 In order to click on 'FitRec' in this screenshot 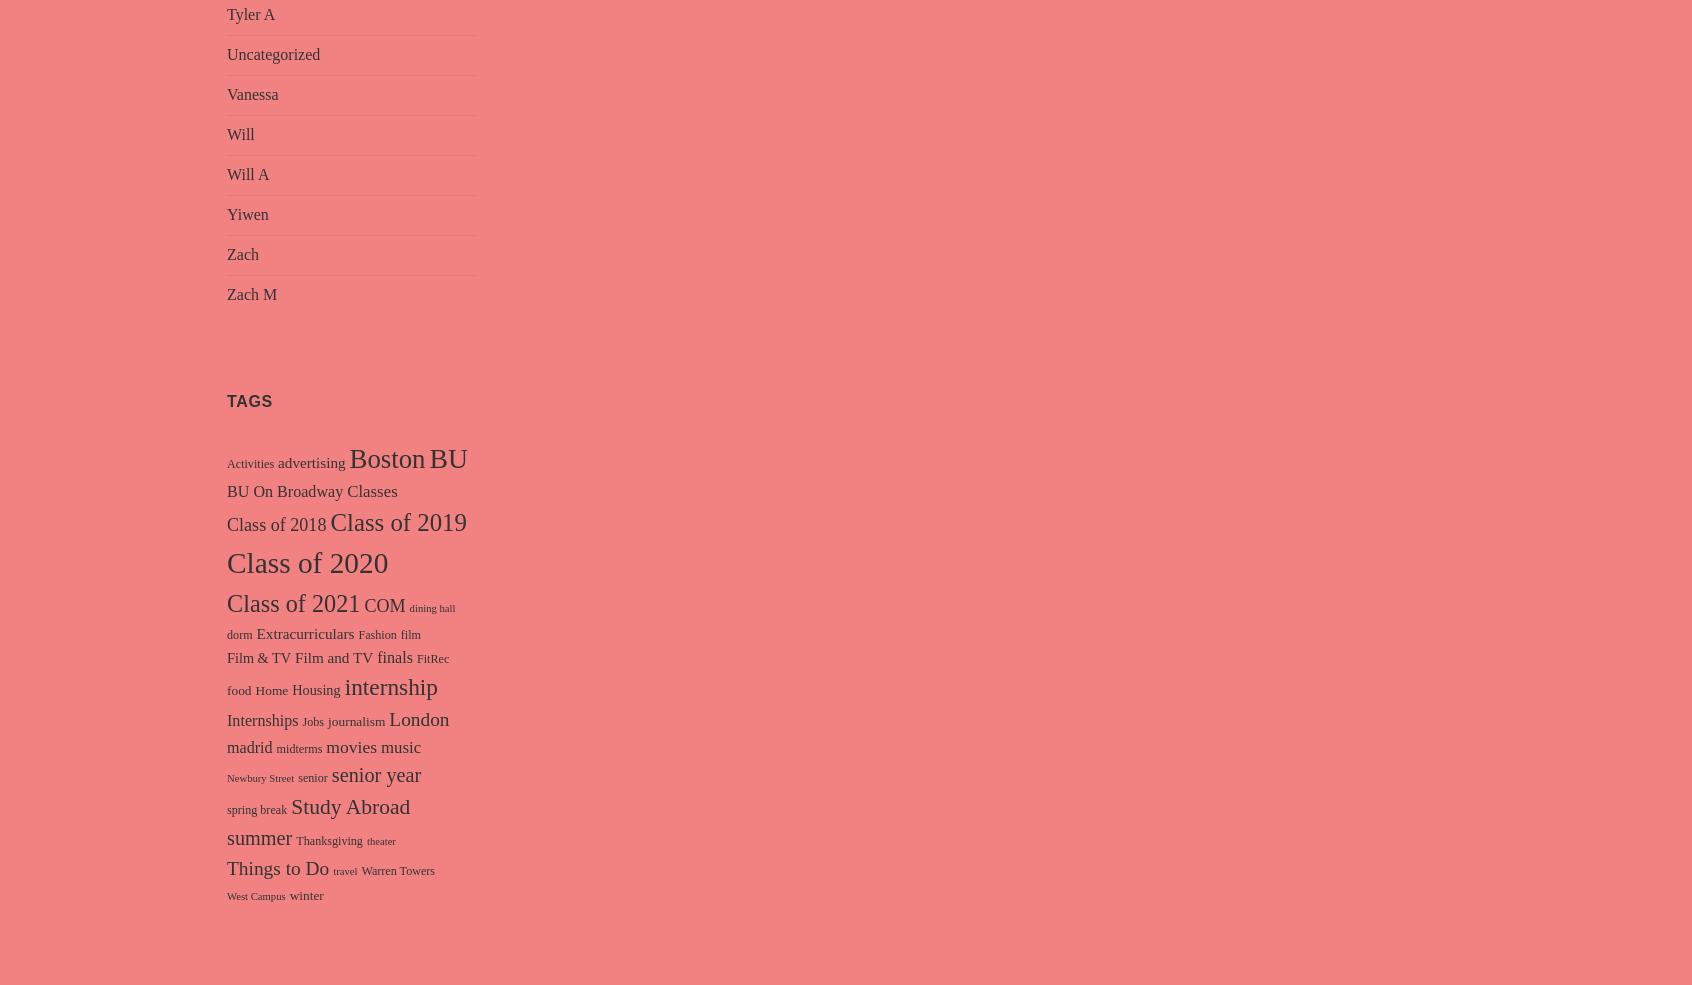, I will do `click(417, 656)`.